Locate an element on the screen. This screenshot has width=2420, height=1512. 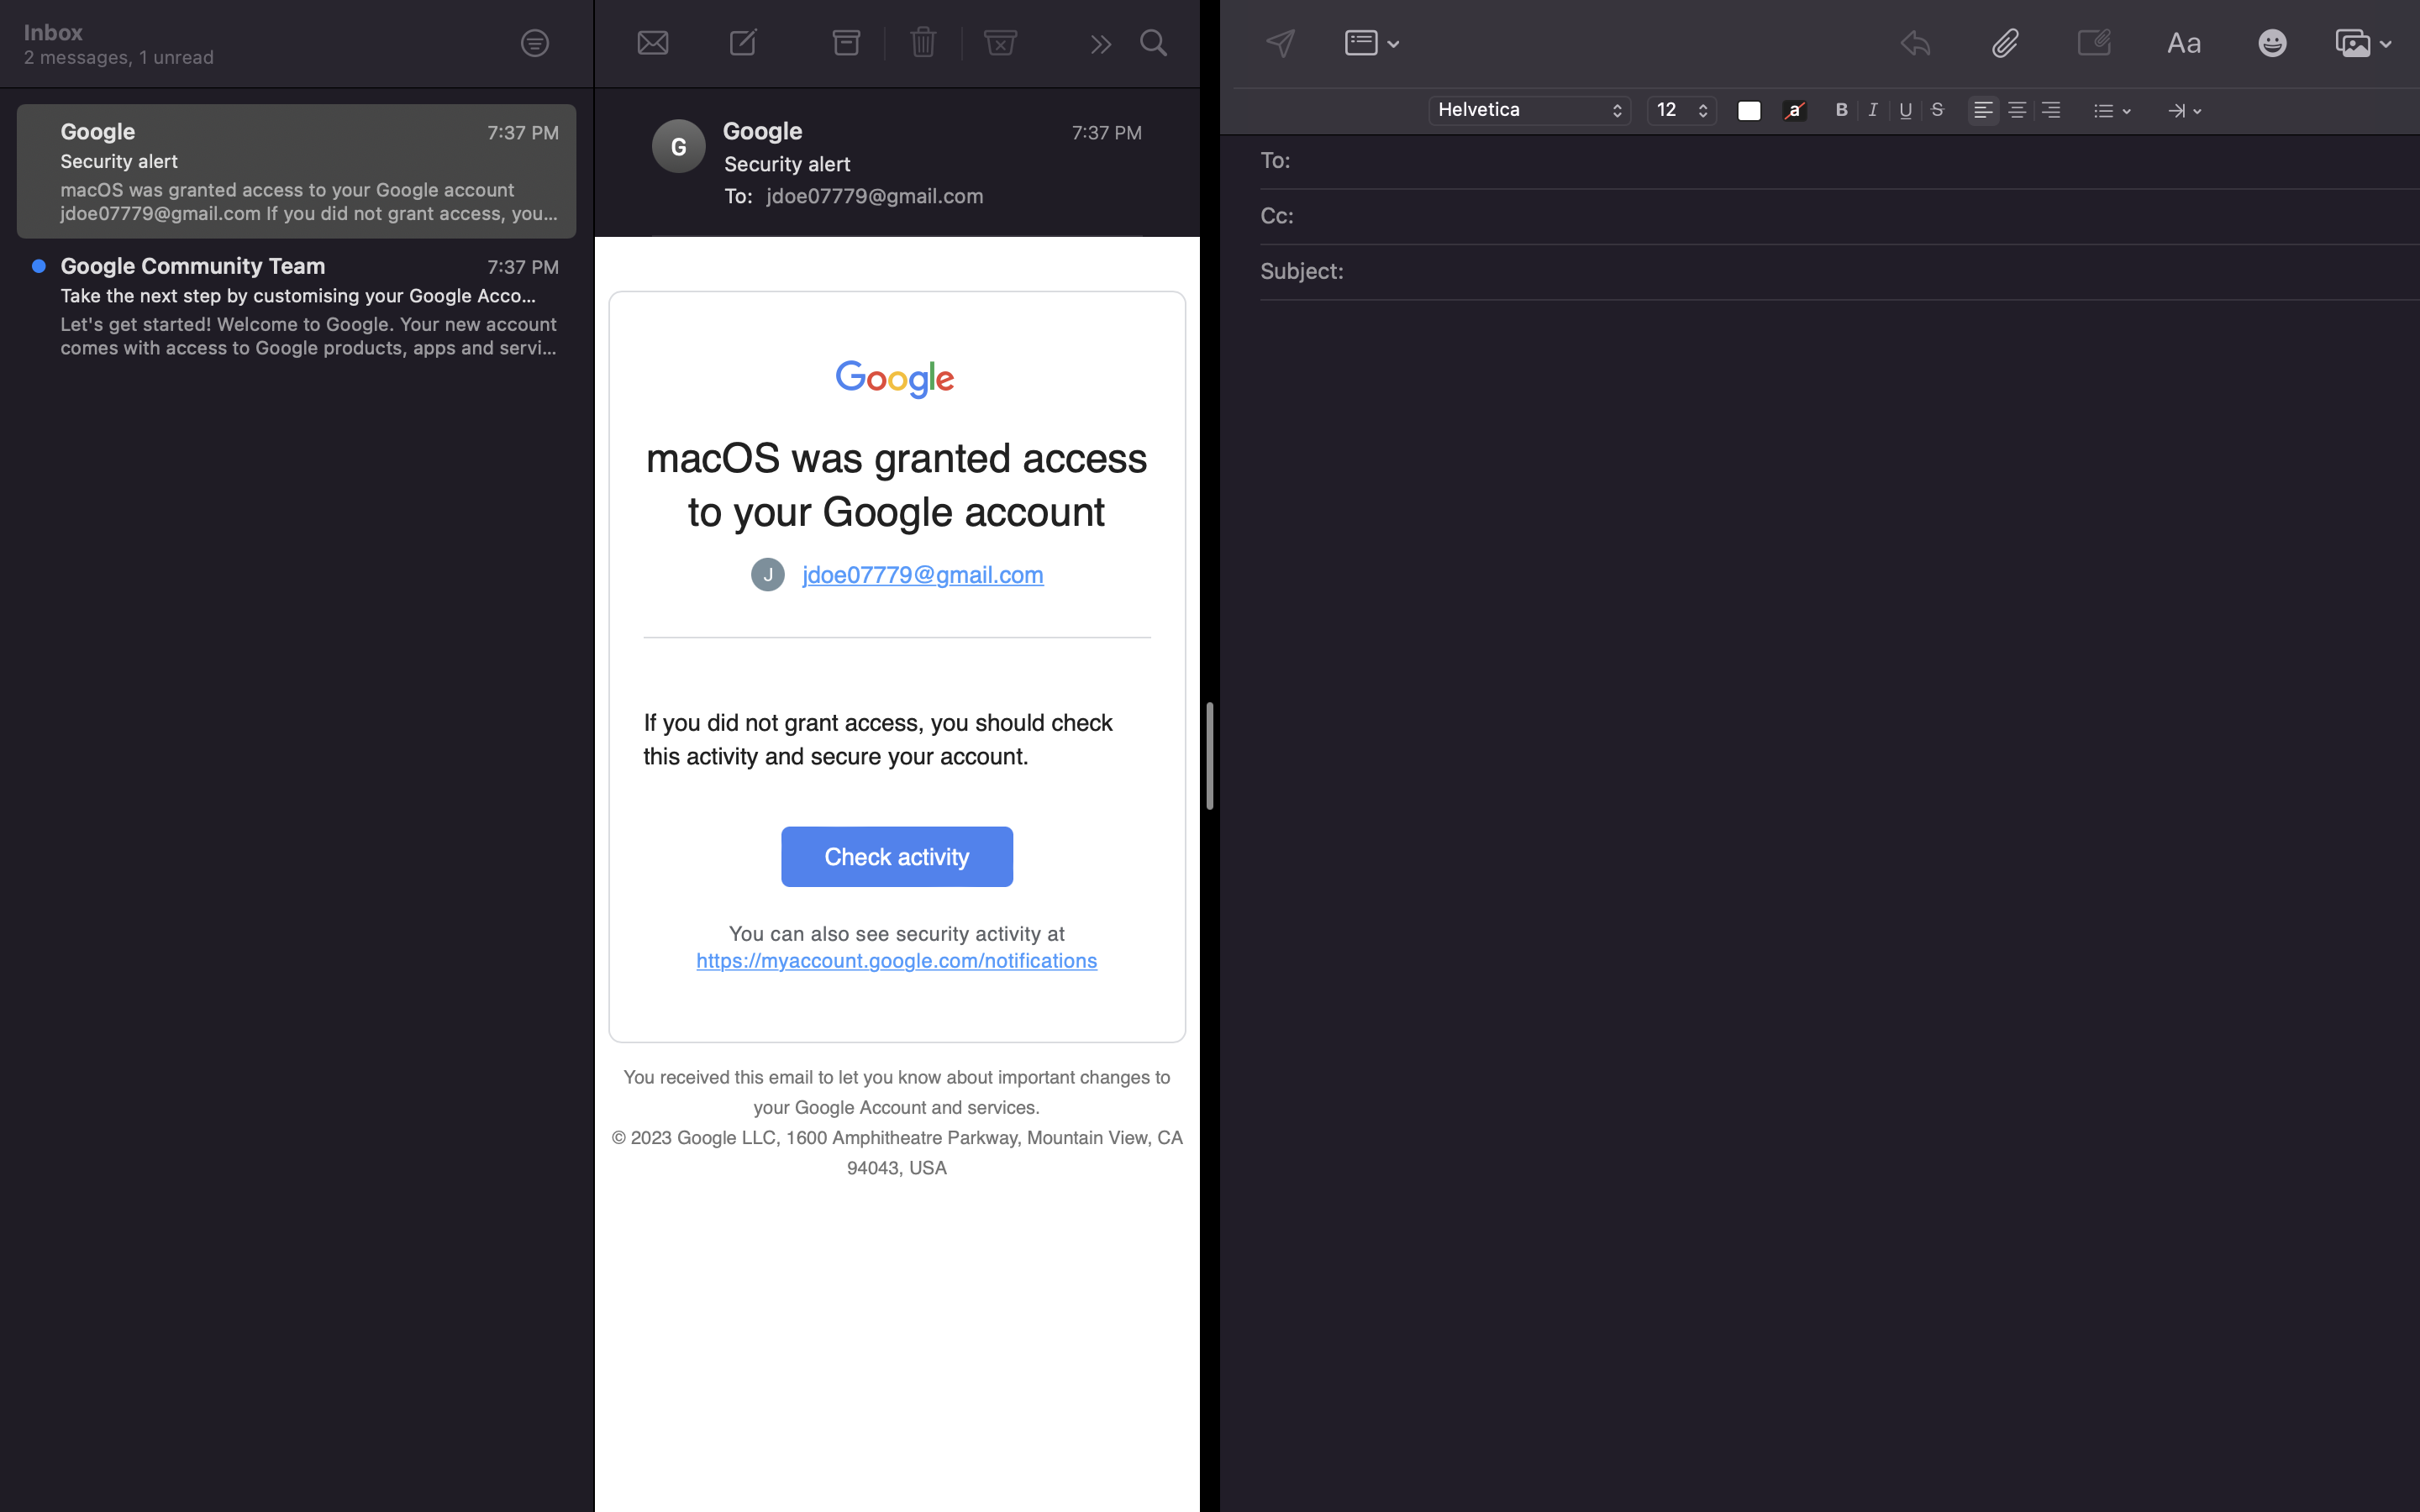
Add recipient of mail as "lisa@gmail.com is located at coordinates (1854, 162).